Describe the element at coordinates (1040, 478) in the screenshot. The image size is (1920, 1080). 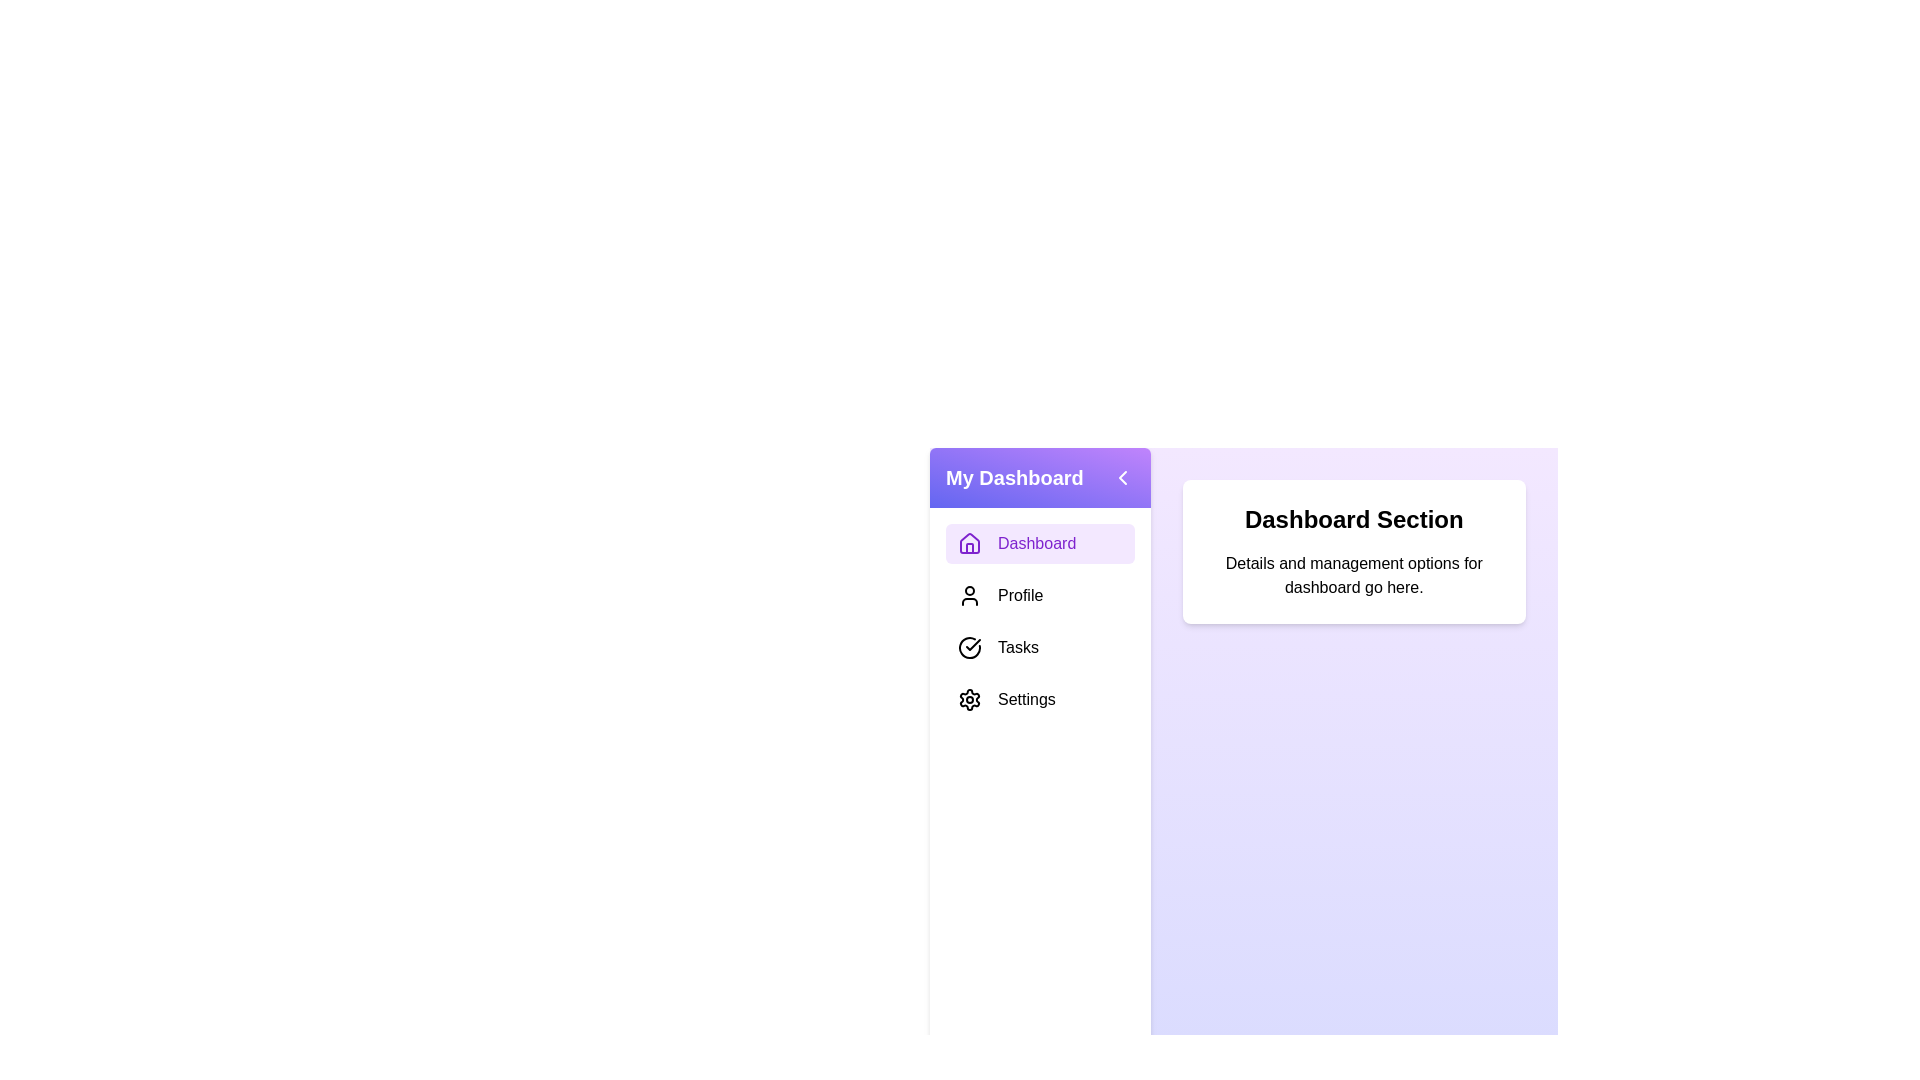
I see `the header element labeled 'My Dashboard' located at the top of the sidebar on the left side of the interface` at that location.